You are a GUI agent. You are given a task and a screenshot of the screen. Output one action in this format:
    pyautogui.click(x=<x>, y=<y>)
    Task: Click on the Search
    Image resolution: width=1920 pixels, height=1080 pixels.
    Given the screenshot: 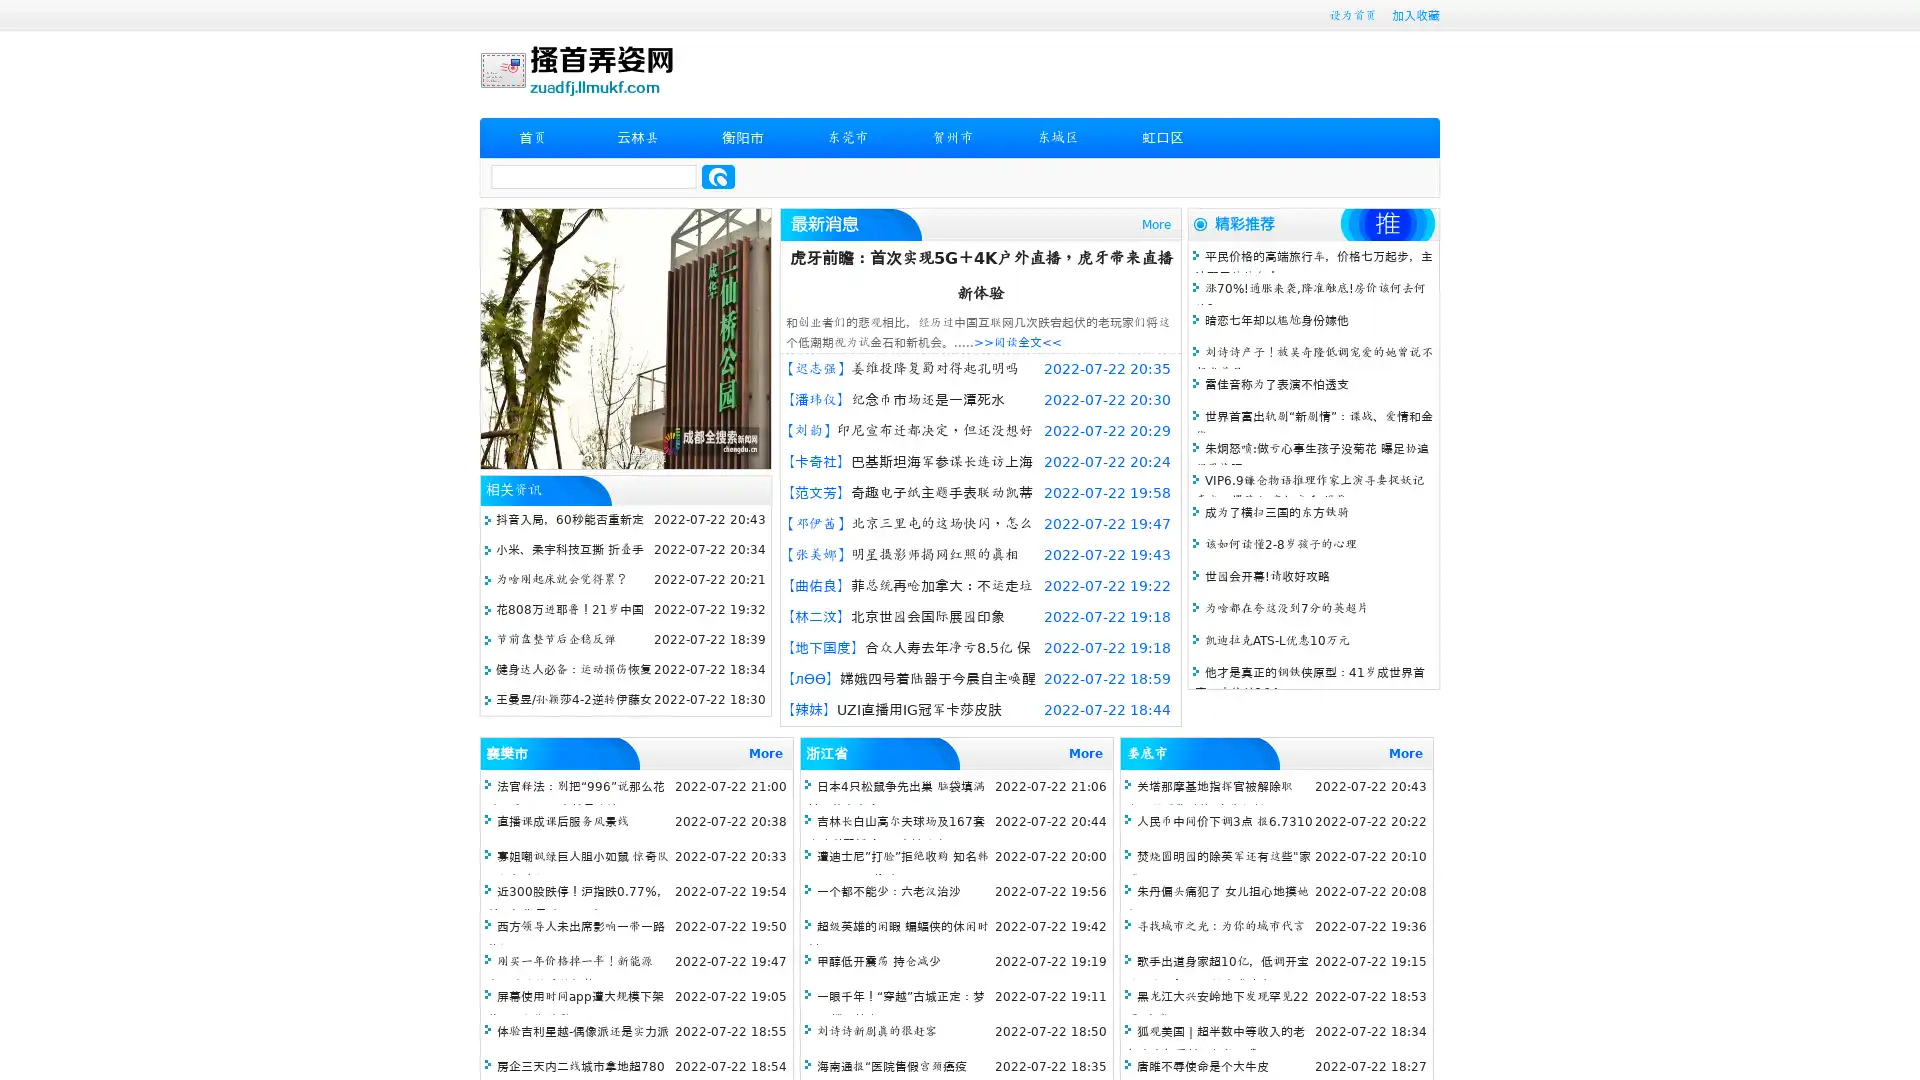 What is the action you would take?
    pyautogui.click(x=718, y=176)
    